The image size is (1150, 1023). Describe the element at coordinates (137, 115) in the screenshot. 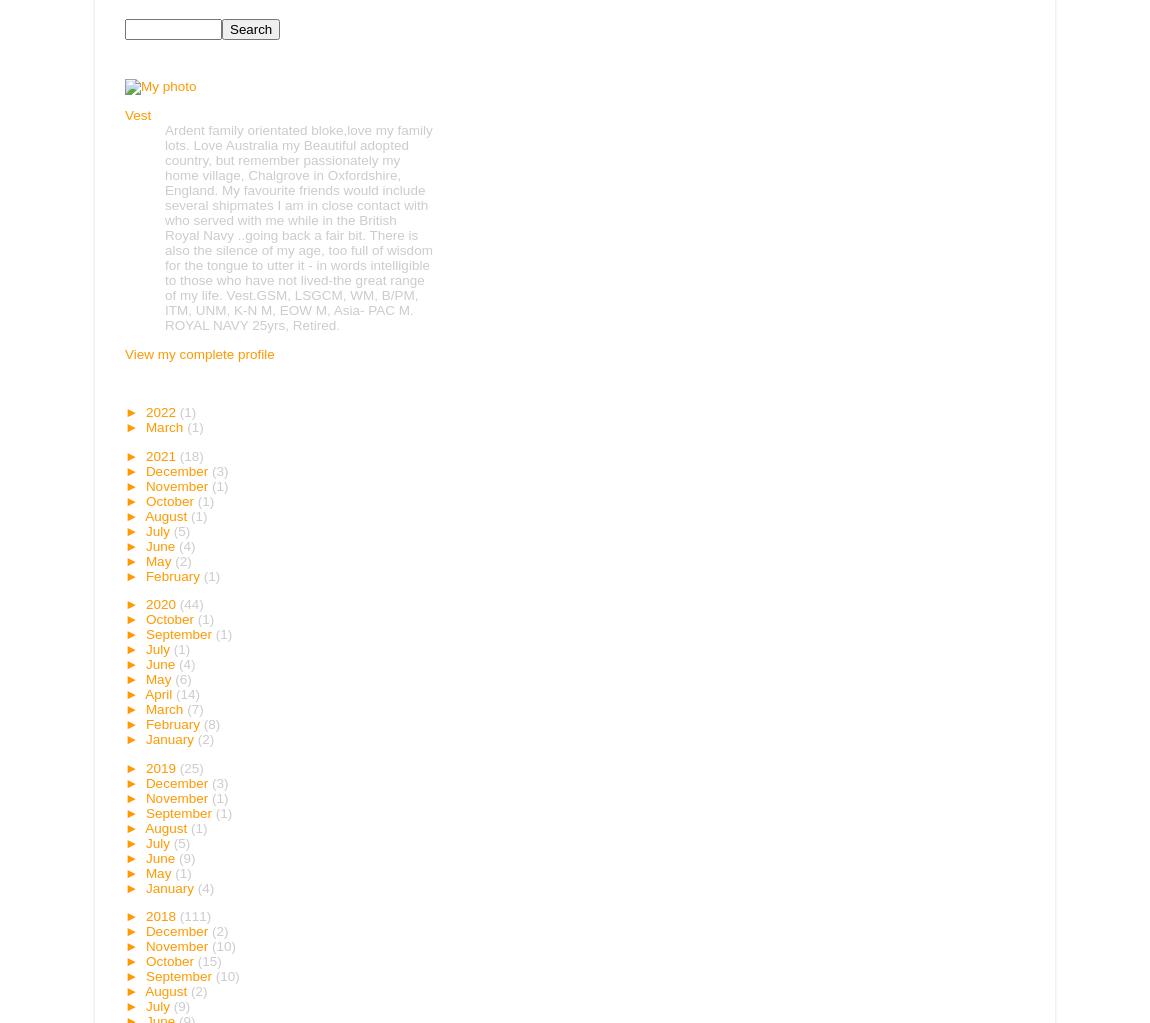

I see `'Vest'` at that location.